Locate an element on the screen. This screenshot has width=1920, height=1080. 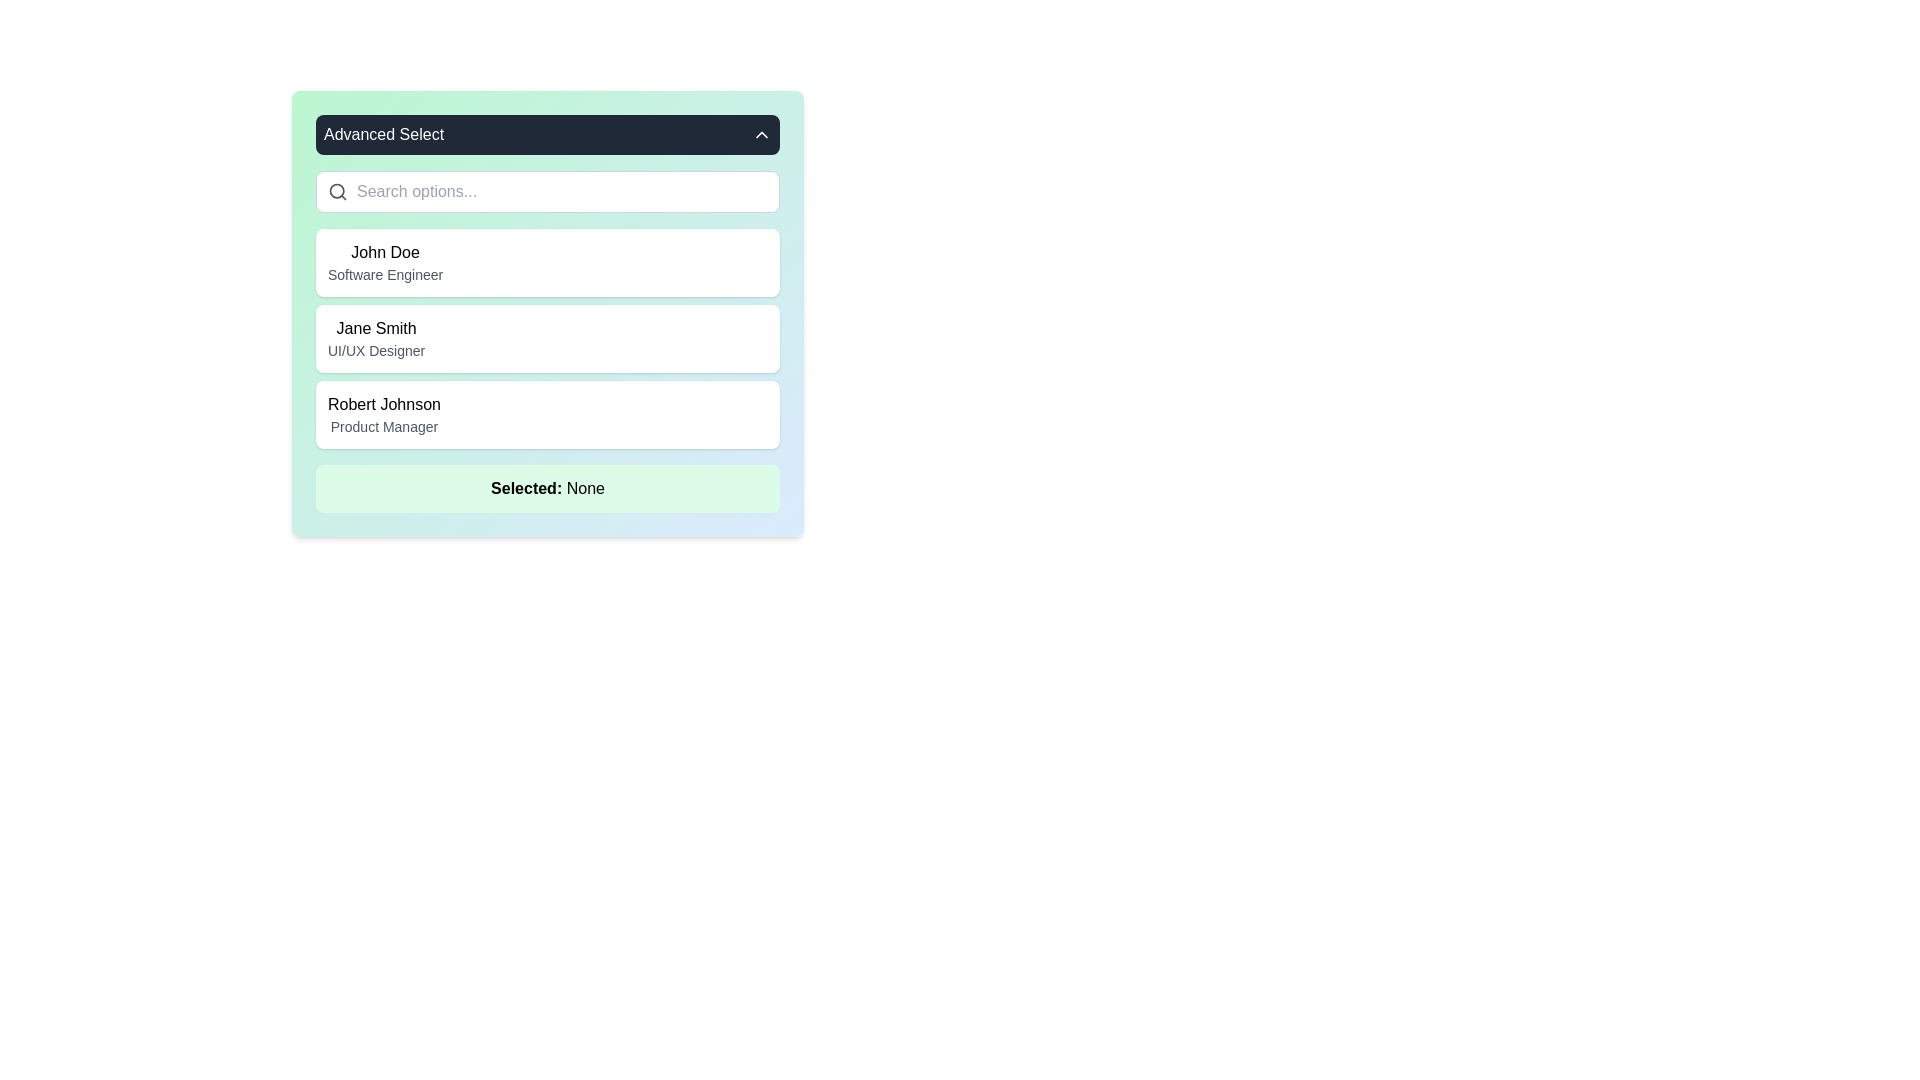
the selectable list item labeled 'Jane Smith' which is styled with a bold font above a smaller light gray font indicating 'UI/UX Designer'. This item is the second in a vertical list within a dropdown interface is located at coordinates (376, 338).